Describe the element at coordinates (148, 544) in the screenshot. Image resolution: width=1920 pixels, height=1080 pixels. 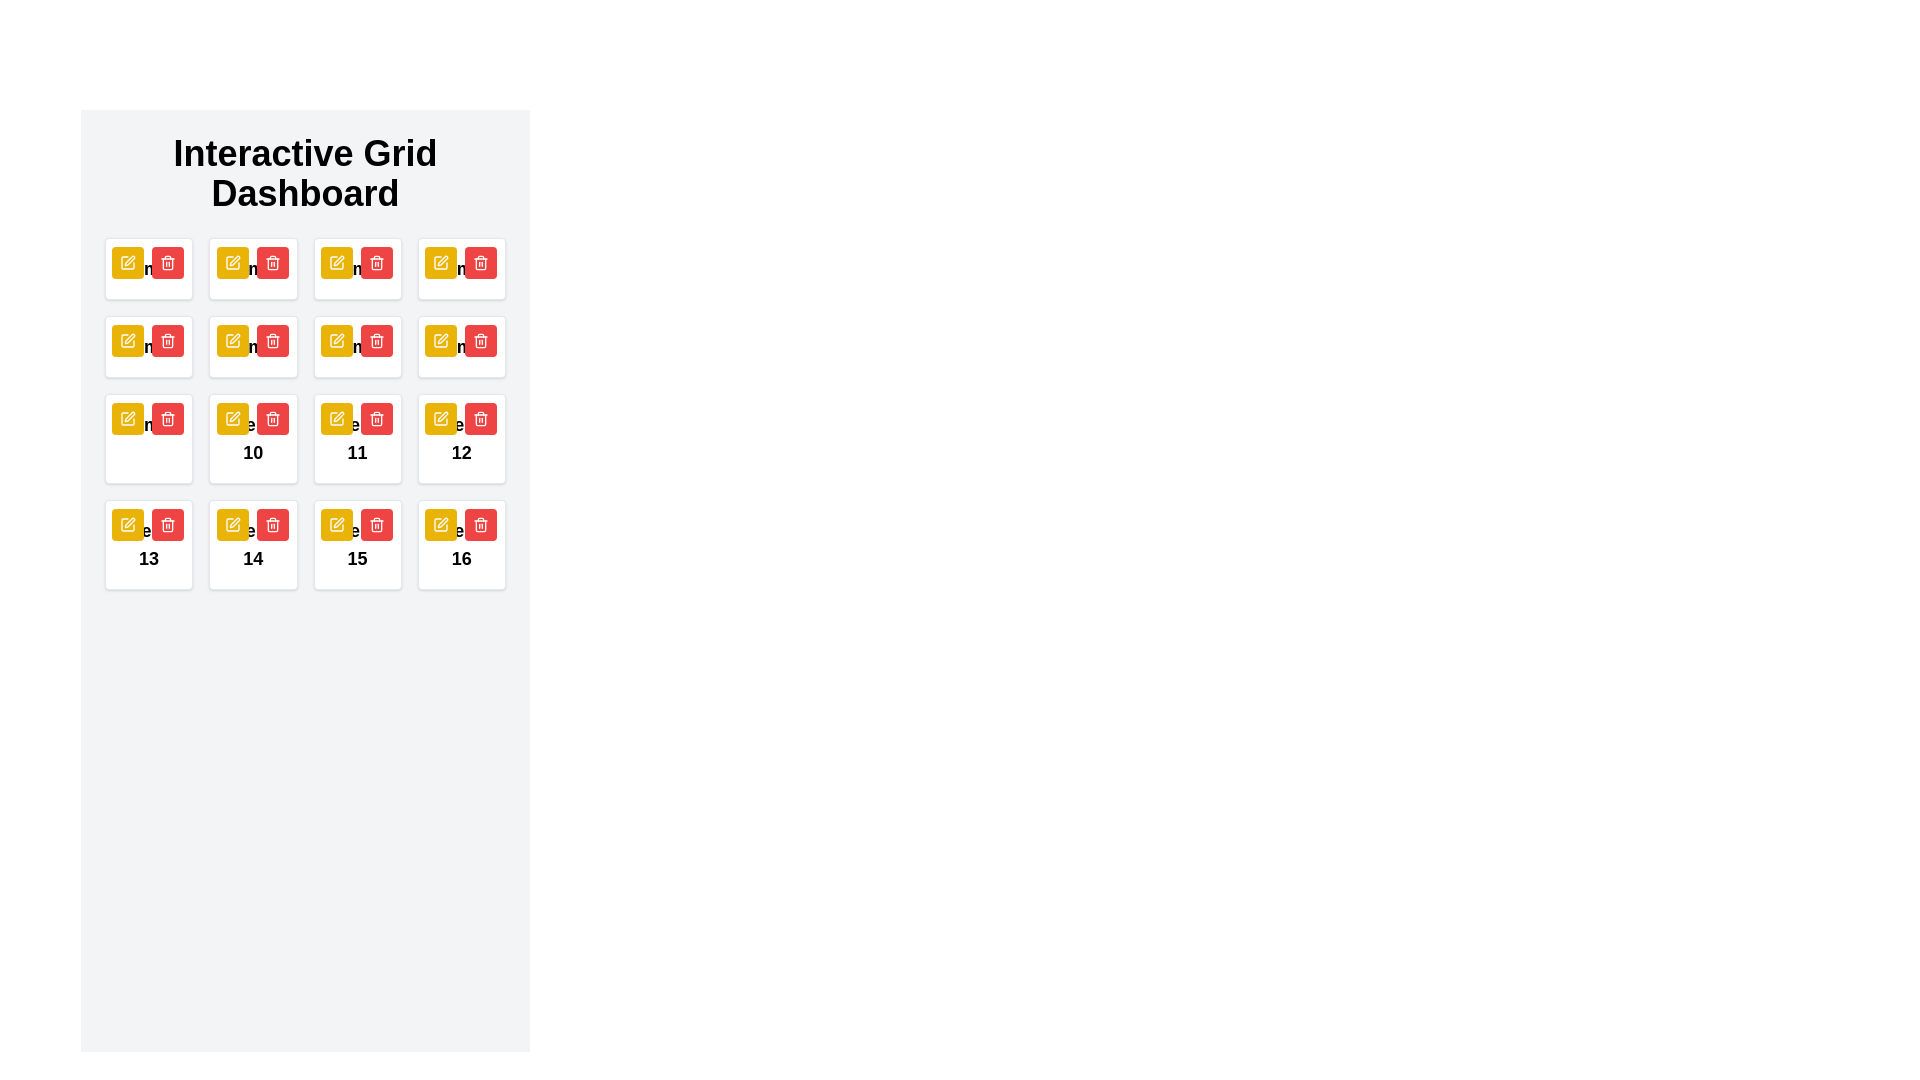
I see `the bold text label displaying 'Item 13', which is styled in black on a white background, located in the fourth row and first column of the grid layout` at that location.